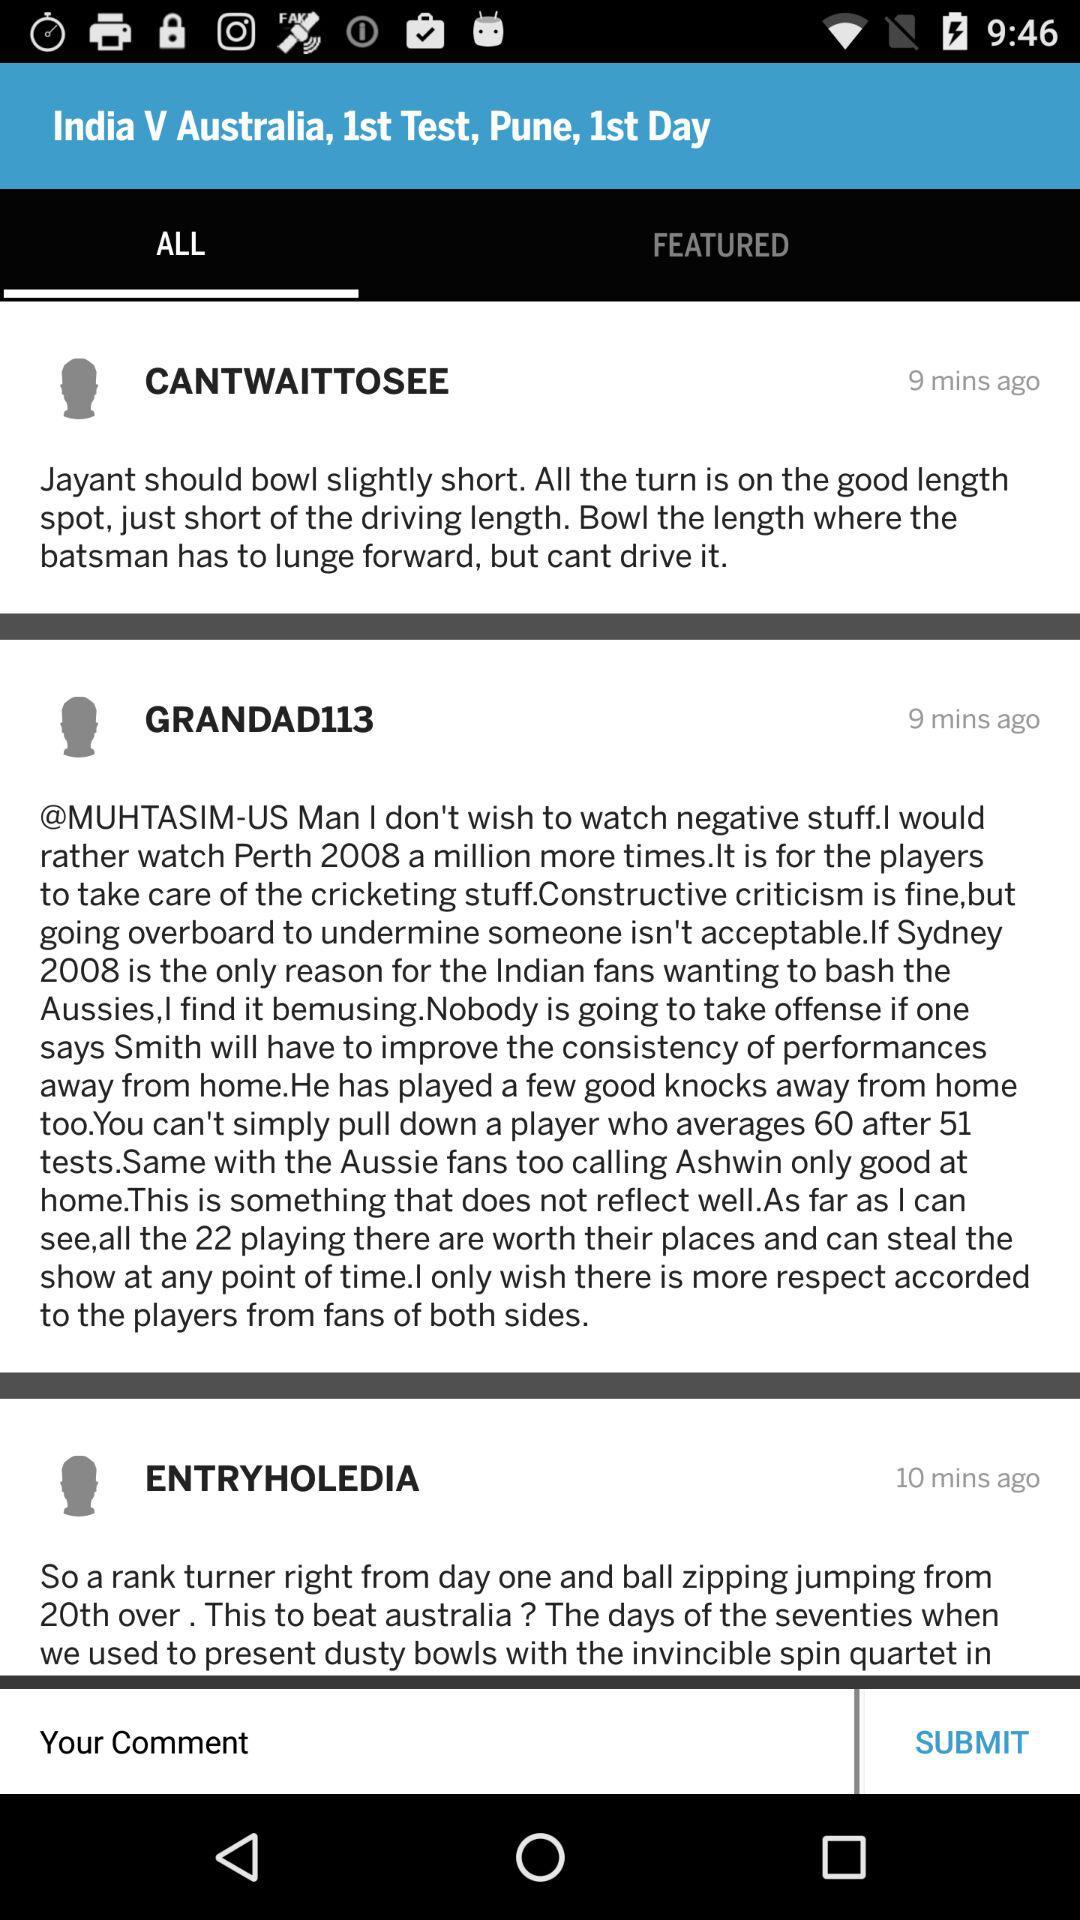  Describe the element at coordinates (721, 244) in the screenshot. I see `the featured icon` at that location.